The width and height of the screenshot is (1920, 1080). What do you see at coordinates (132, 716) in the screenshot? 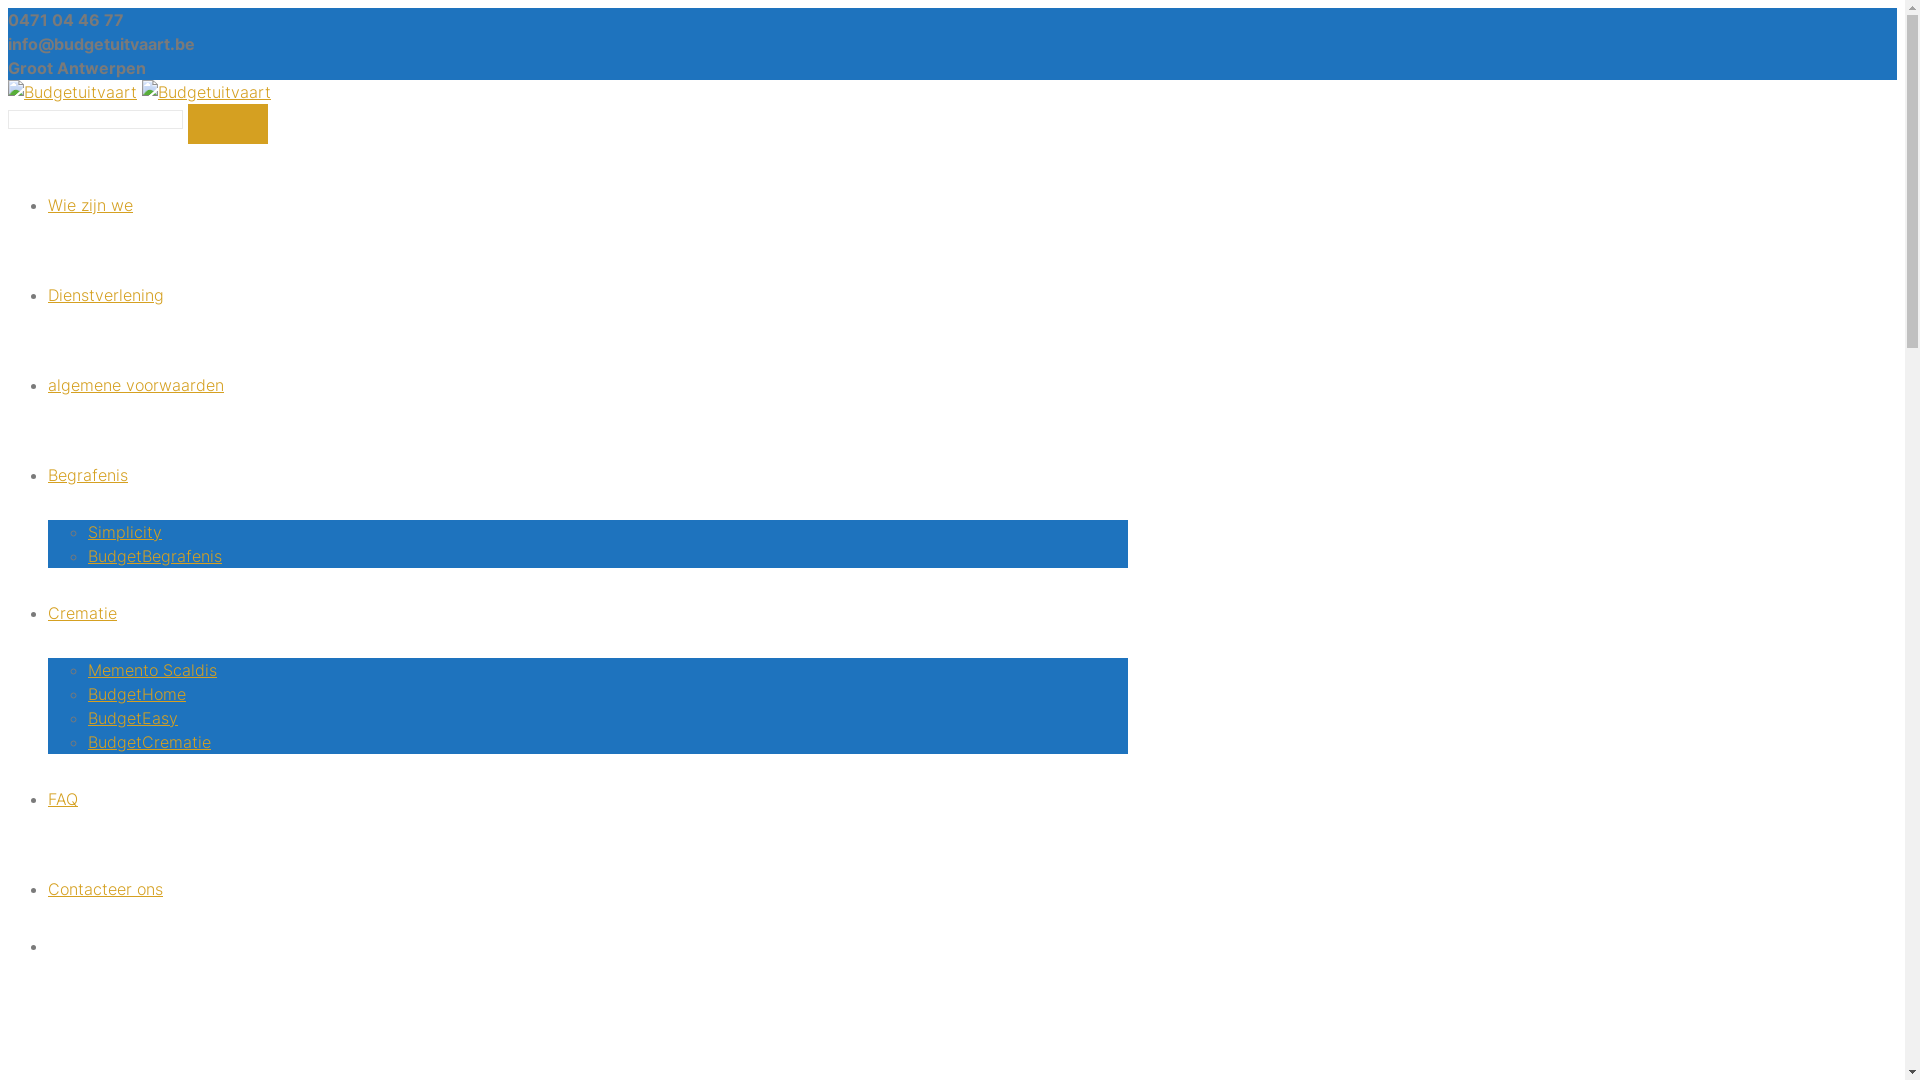
I see `'BudgetEasy'` at bounding box center [132, 716].